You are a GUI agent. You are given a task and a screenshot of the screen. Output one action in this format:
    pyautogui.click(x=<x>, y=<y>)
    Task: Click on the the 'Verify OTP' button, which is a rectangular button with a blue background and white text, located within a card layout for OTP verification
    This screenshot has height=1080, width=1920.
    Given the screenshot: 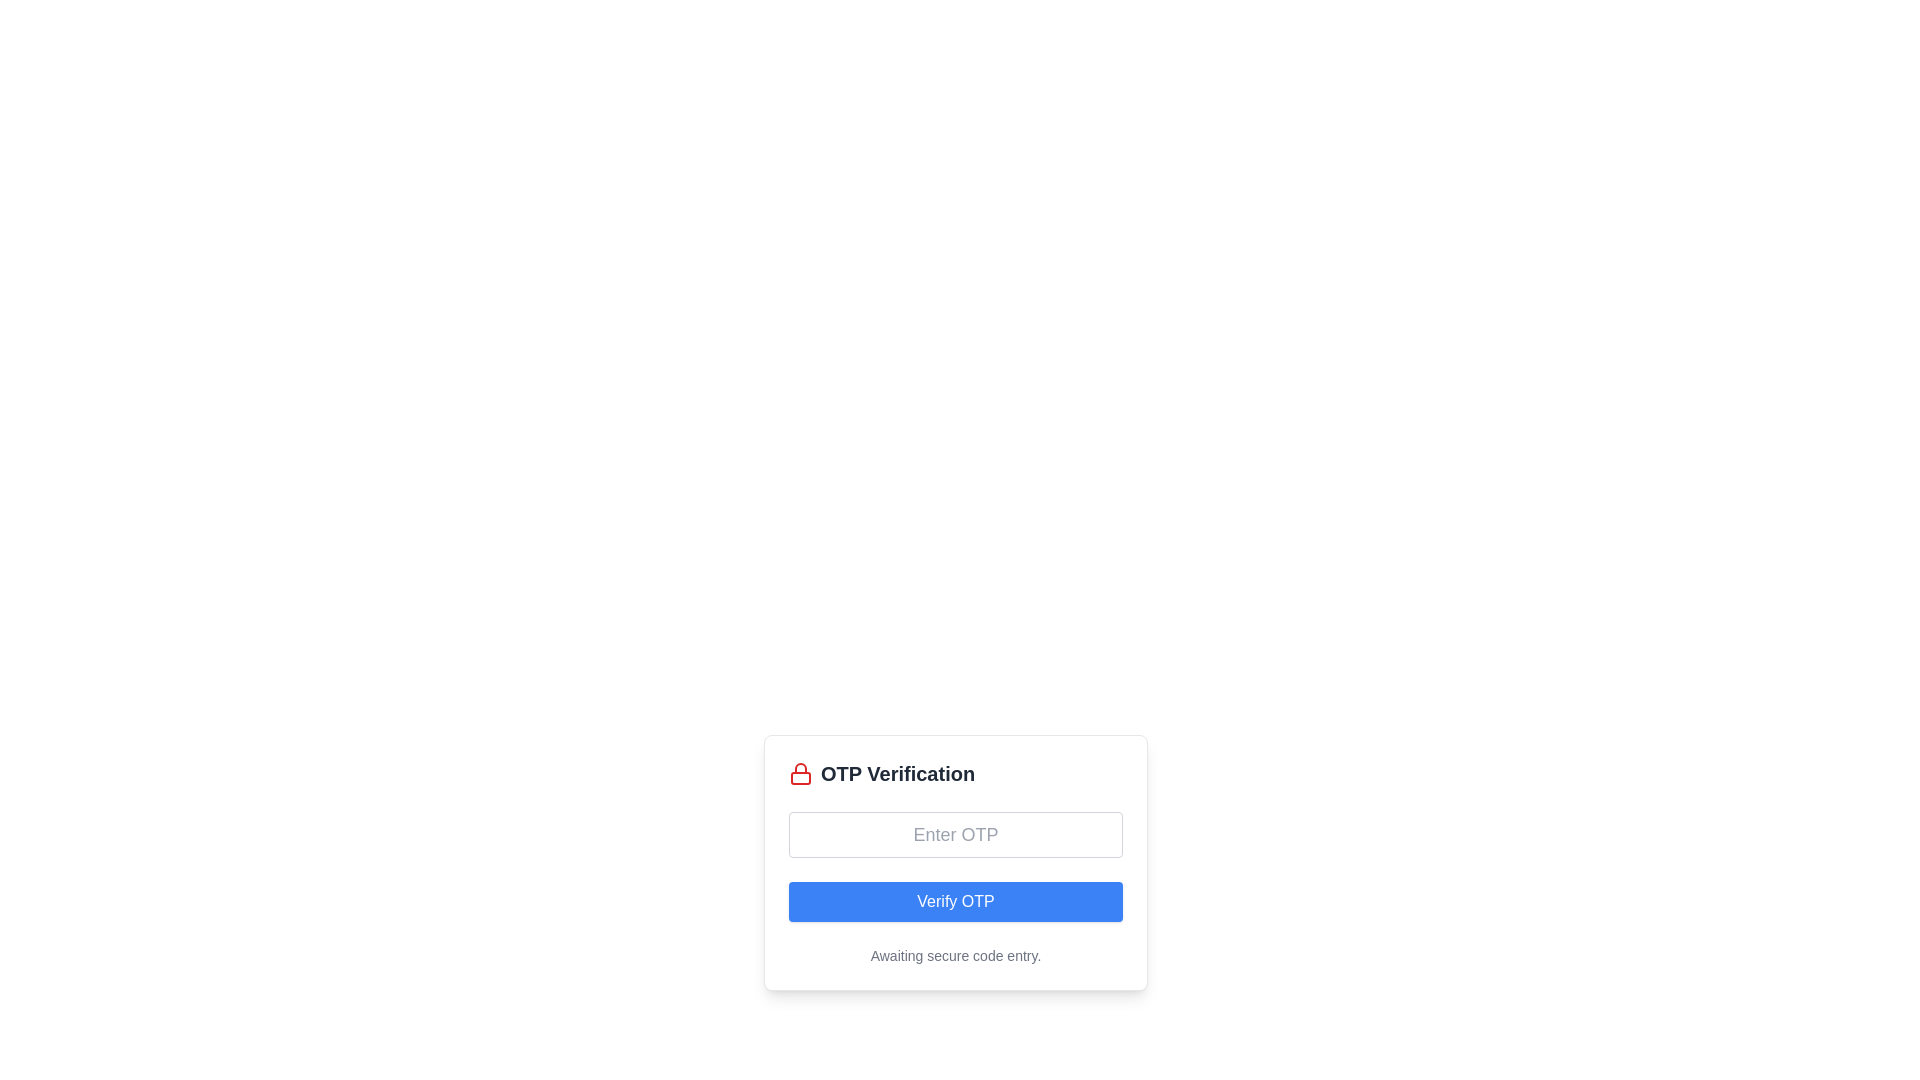 What is the action you would take?
    pyautogui.click(x=954, y=902)
    